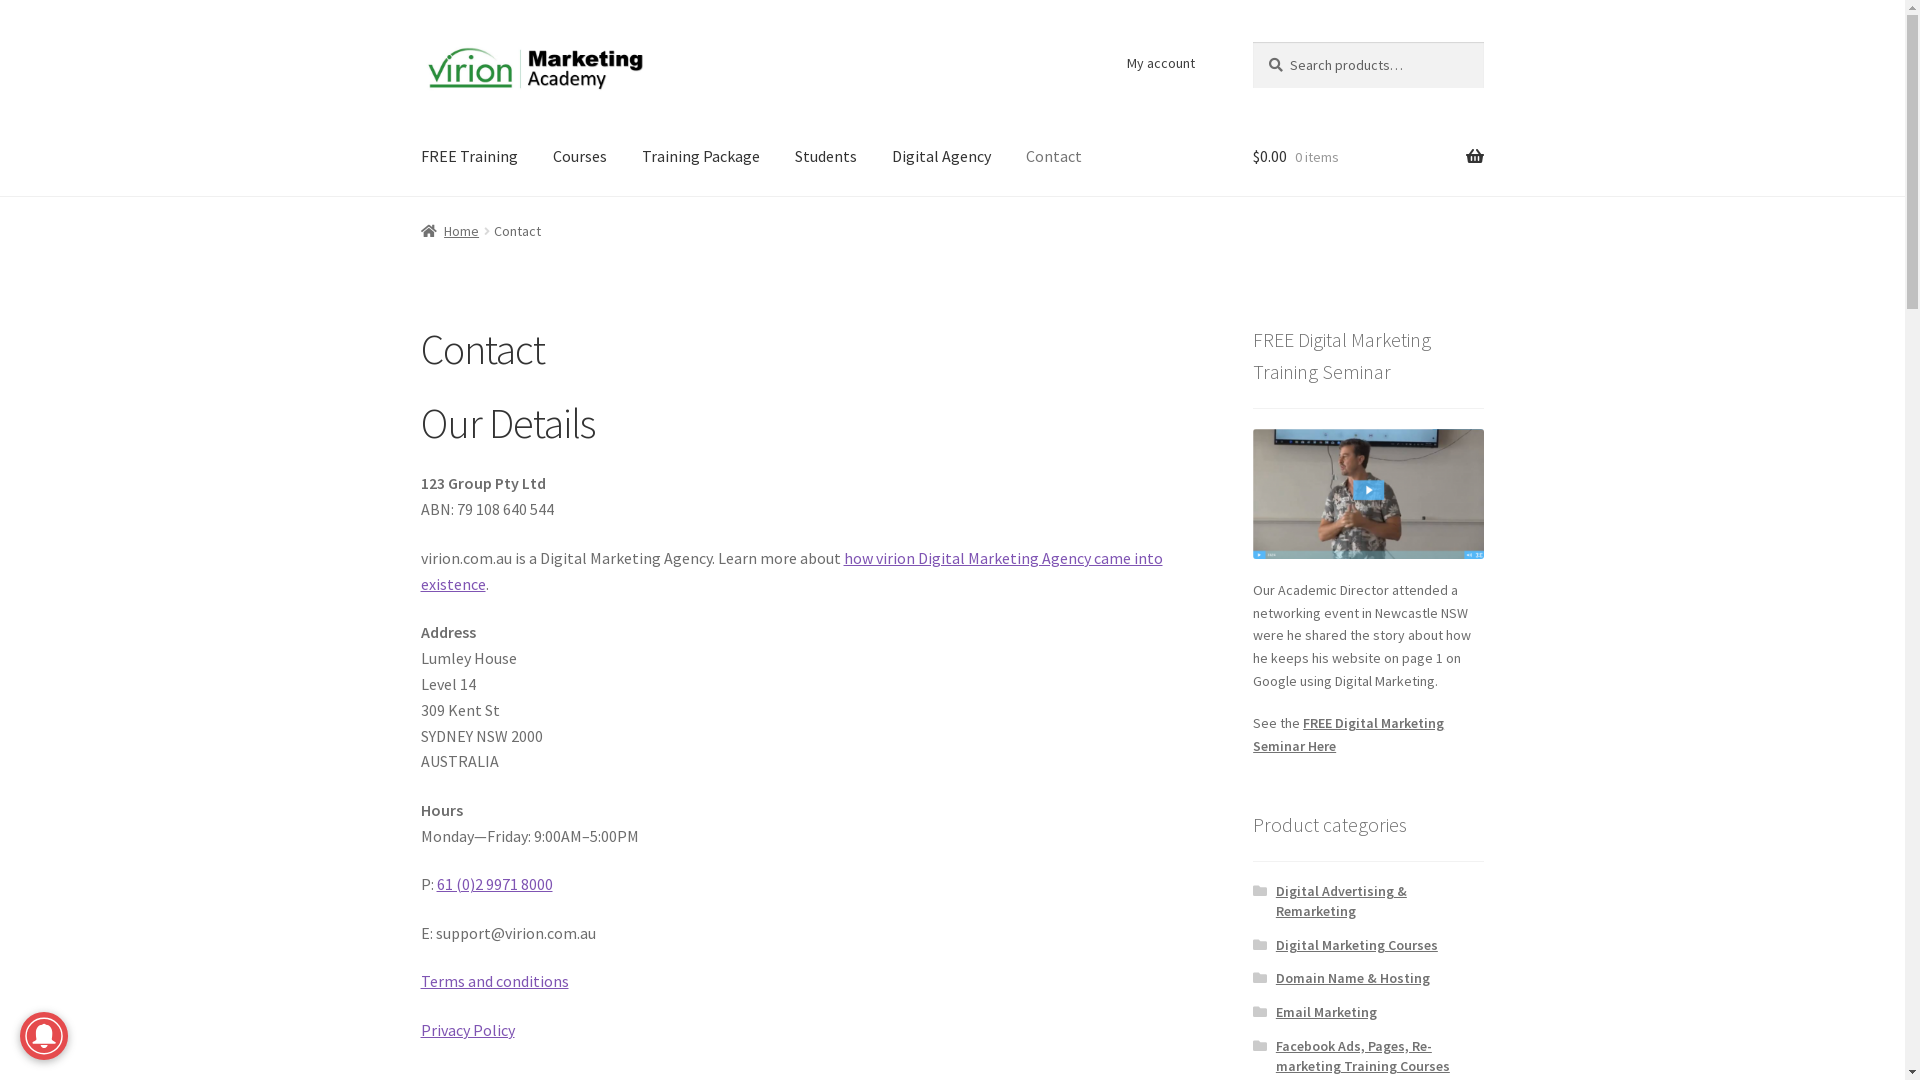 The width and height of the screenshot is (1920, 1080). What do you see at coordinates (494, 979) in the screenshot?
I see `'Terms and conditions'` at bounding box center [494, 979].